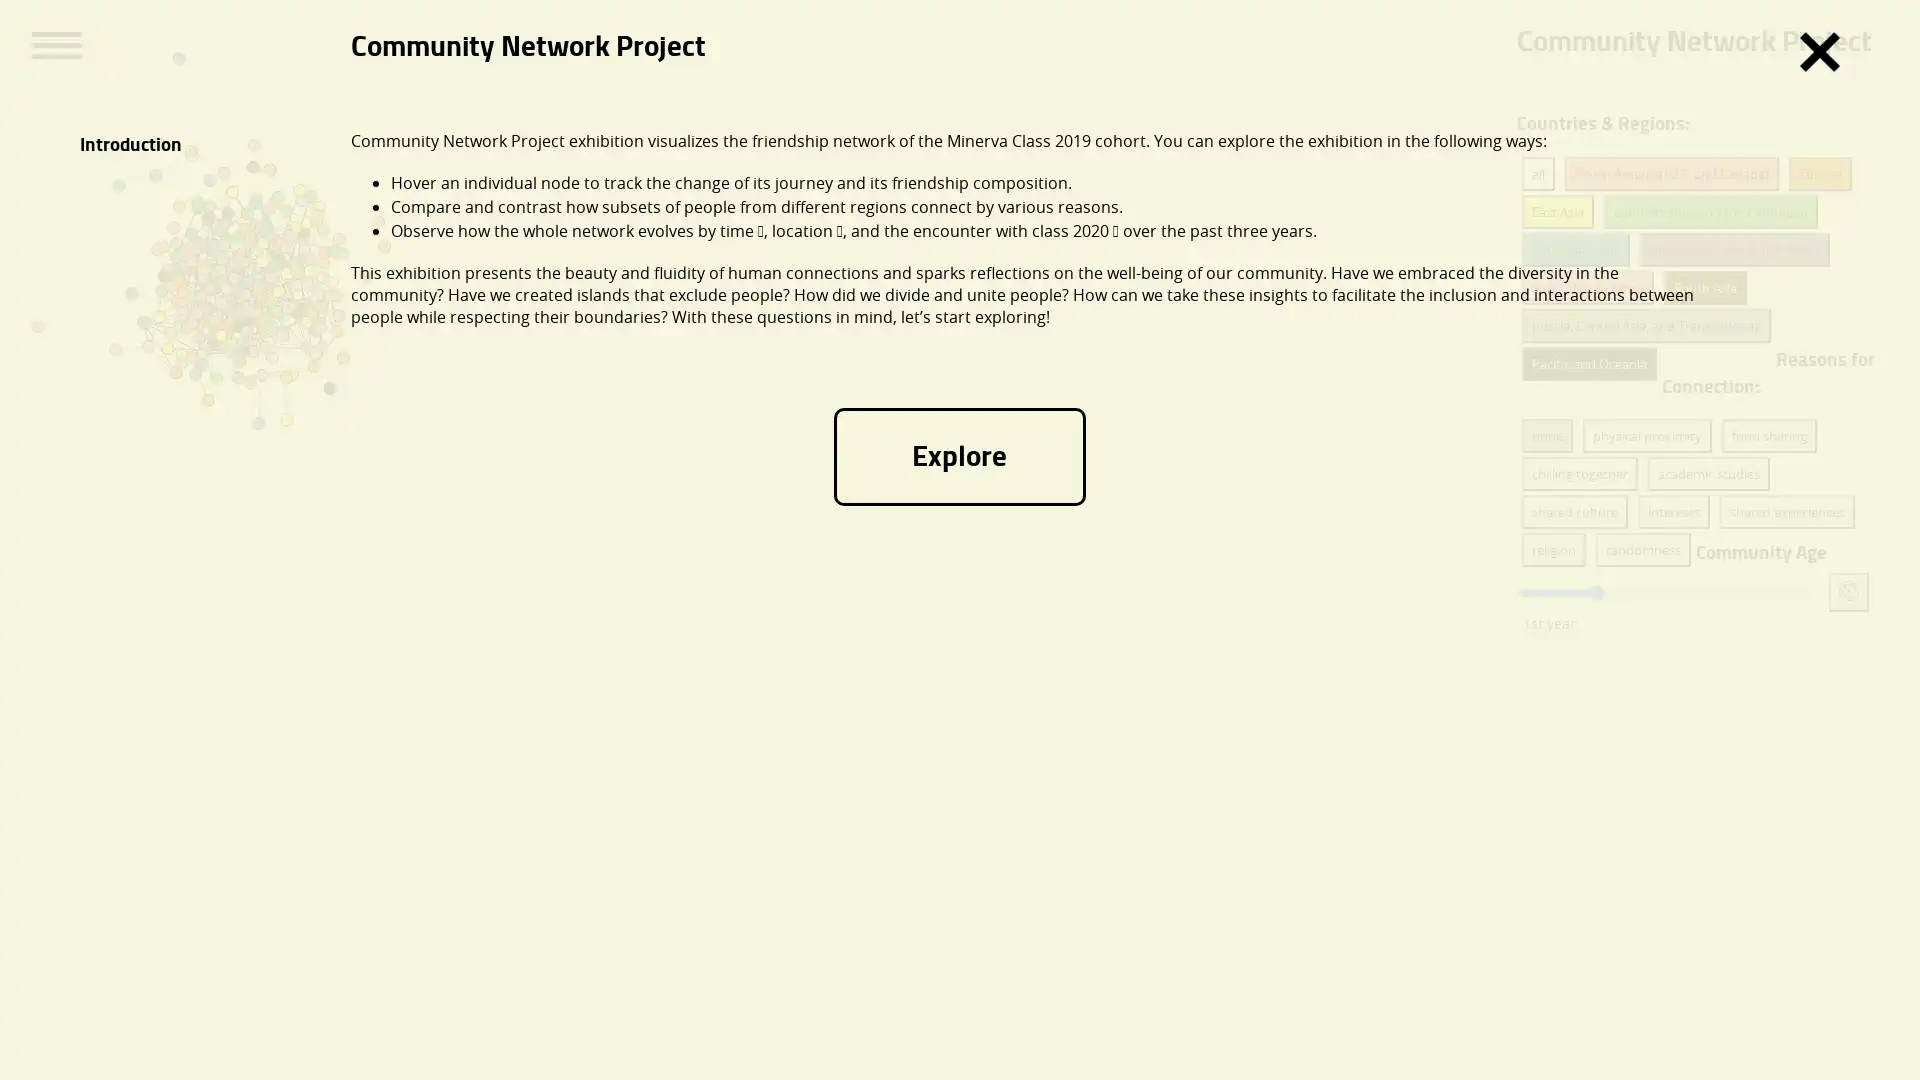  I want to click on chilling together, so click(1578, 474).